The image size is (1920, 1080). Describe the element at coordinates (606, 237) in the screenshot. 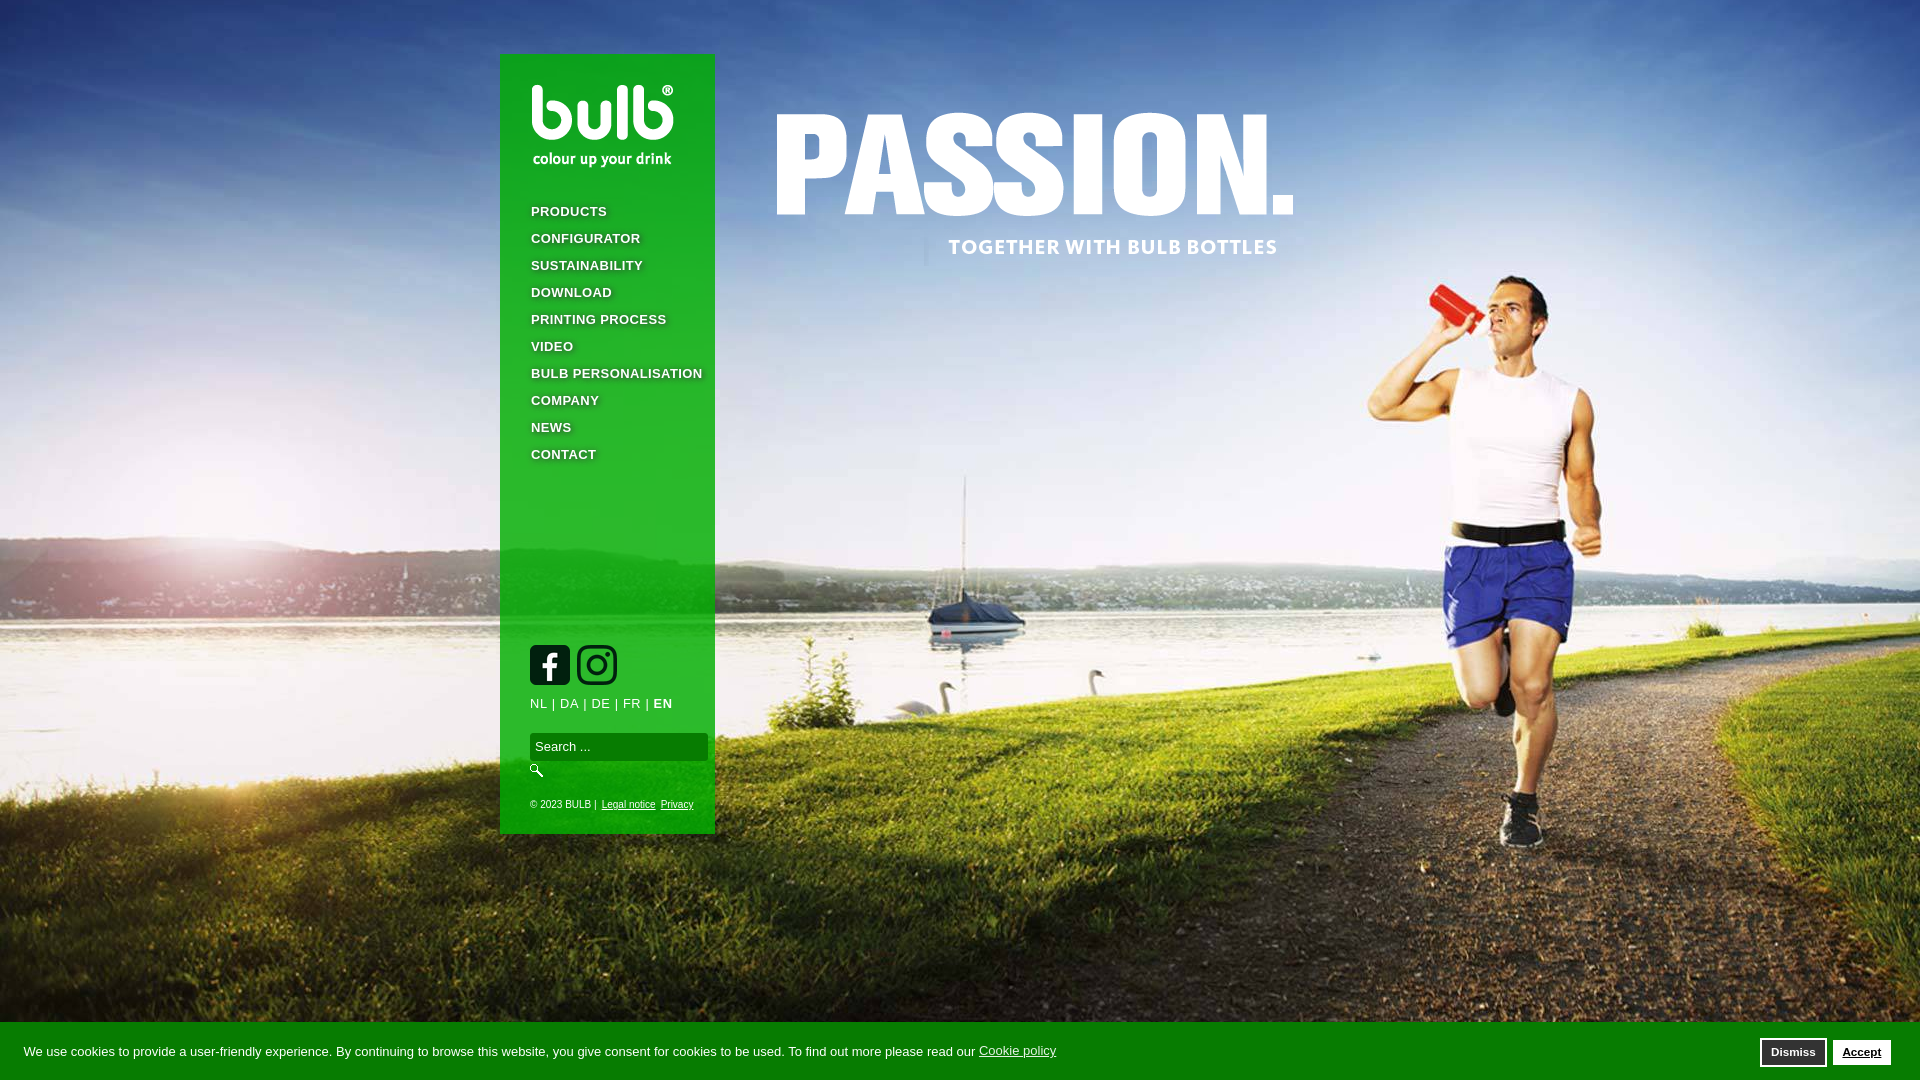

I see `'CONFIGURATOR'` at that location.